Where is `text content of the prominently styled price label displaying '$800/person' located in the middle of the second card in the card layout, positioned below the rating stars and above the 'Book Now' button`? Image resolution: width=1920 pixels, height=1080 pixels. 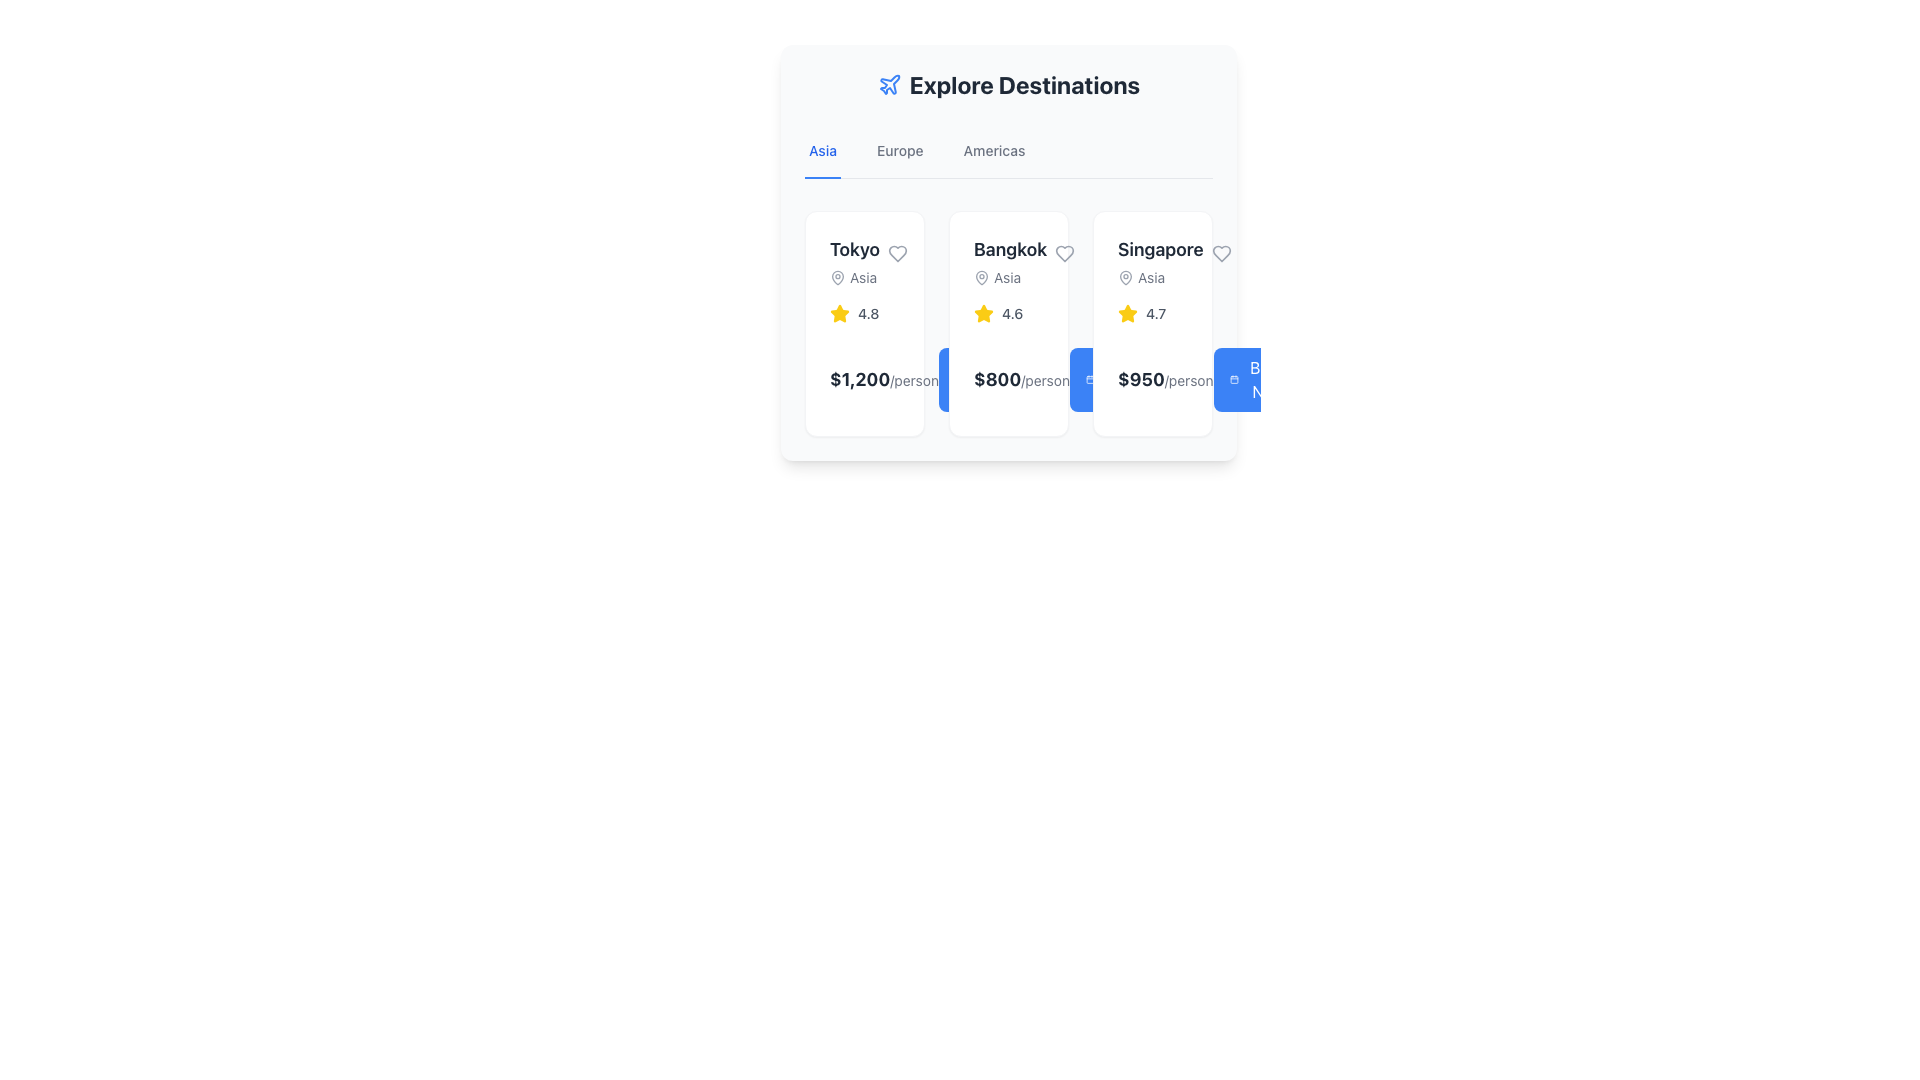
text content of the prominently styled price label displaying '$800/person' located in the middle of the second card in the card layout, positioned below the rating stars and above the 'Book Now' button is located at coordinates (1008, 380).